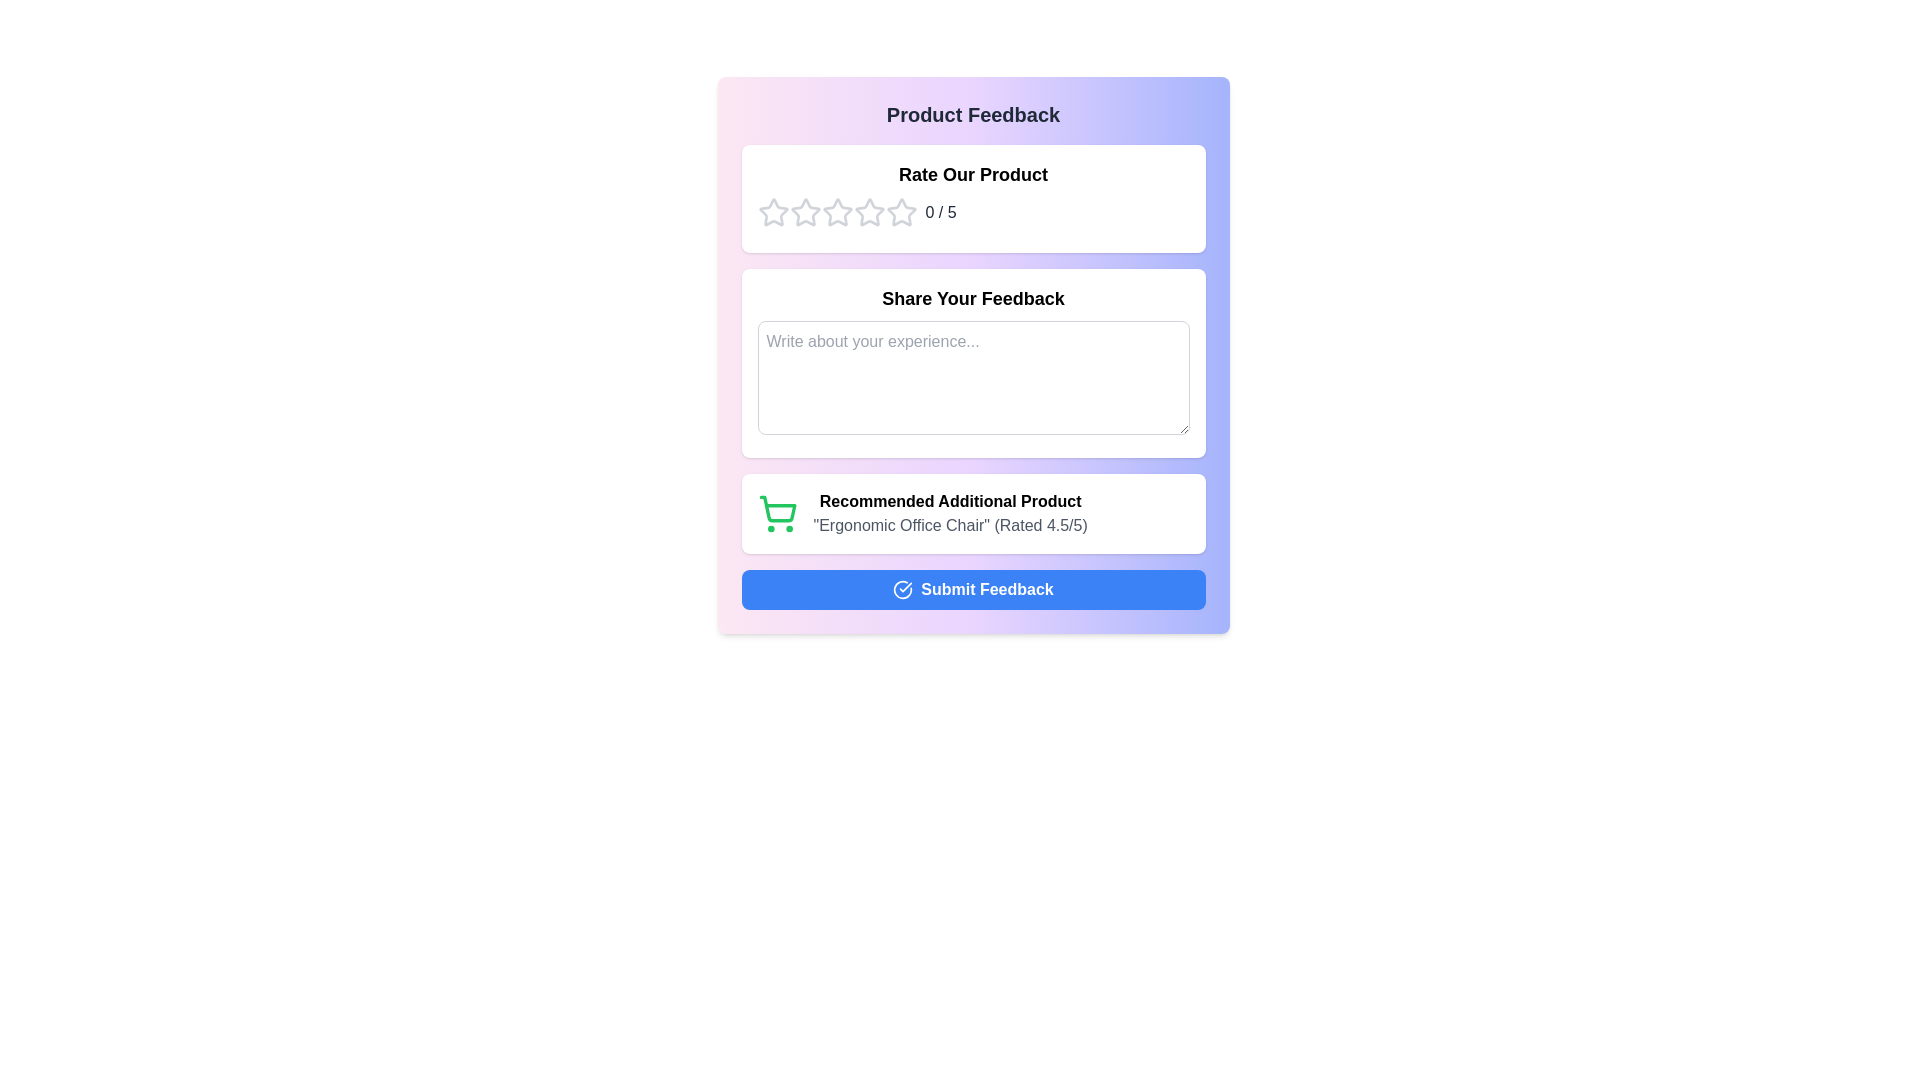 The height and width of the screenshot is (1080, 1920). What do you see at coordinates (949, 500) in the screenshot?
I see `the static text label that reads 'Recommended Additional Product', which is bold and positioned above product details in the recommendations section of the user interface` at bounding box center [949, 500].